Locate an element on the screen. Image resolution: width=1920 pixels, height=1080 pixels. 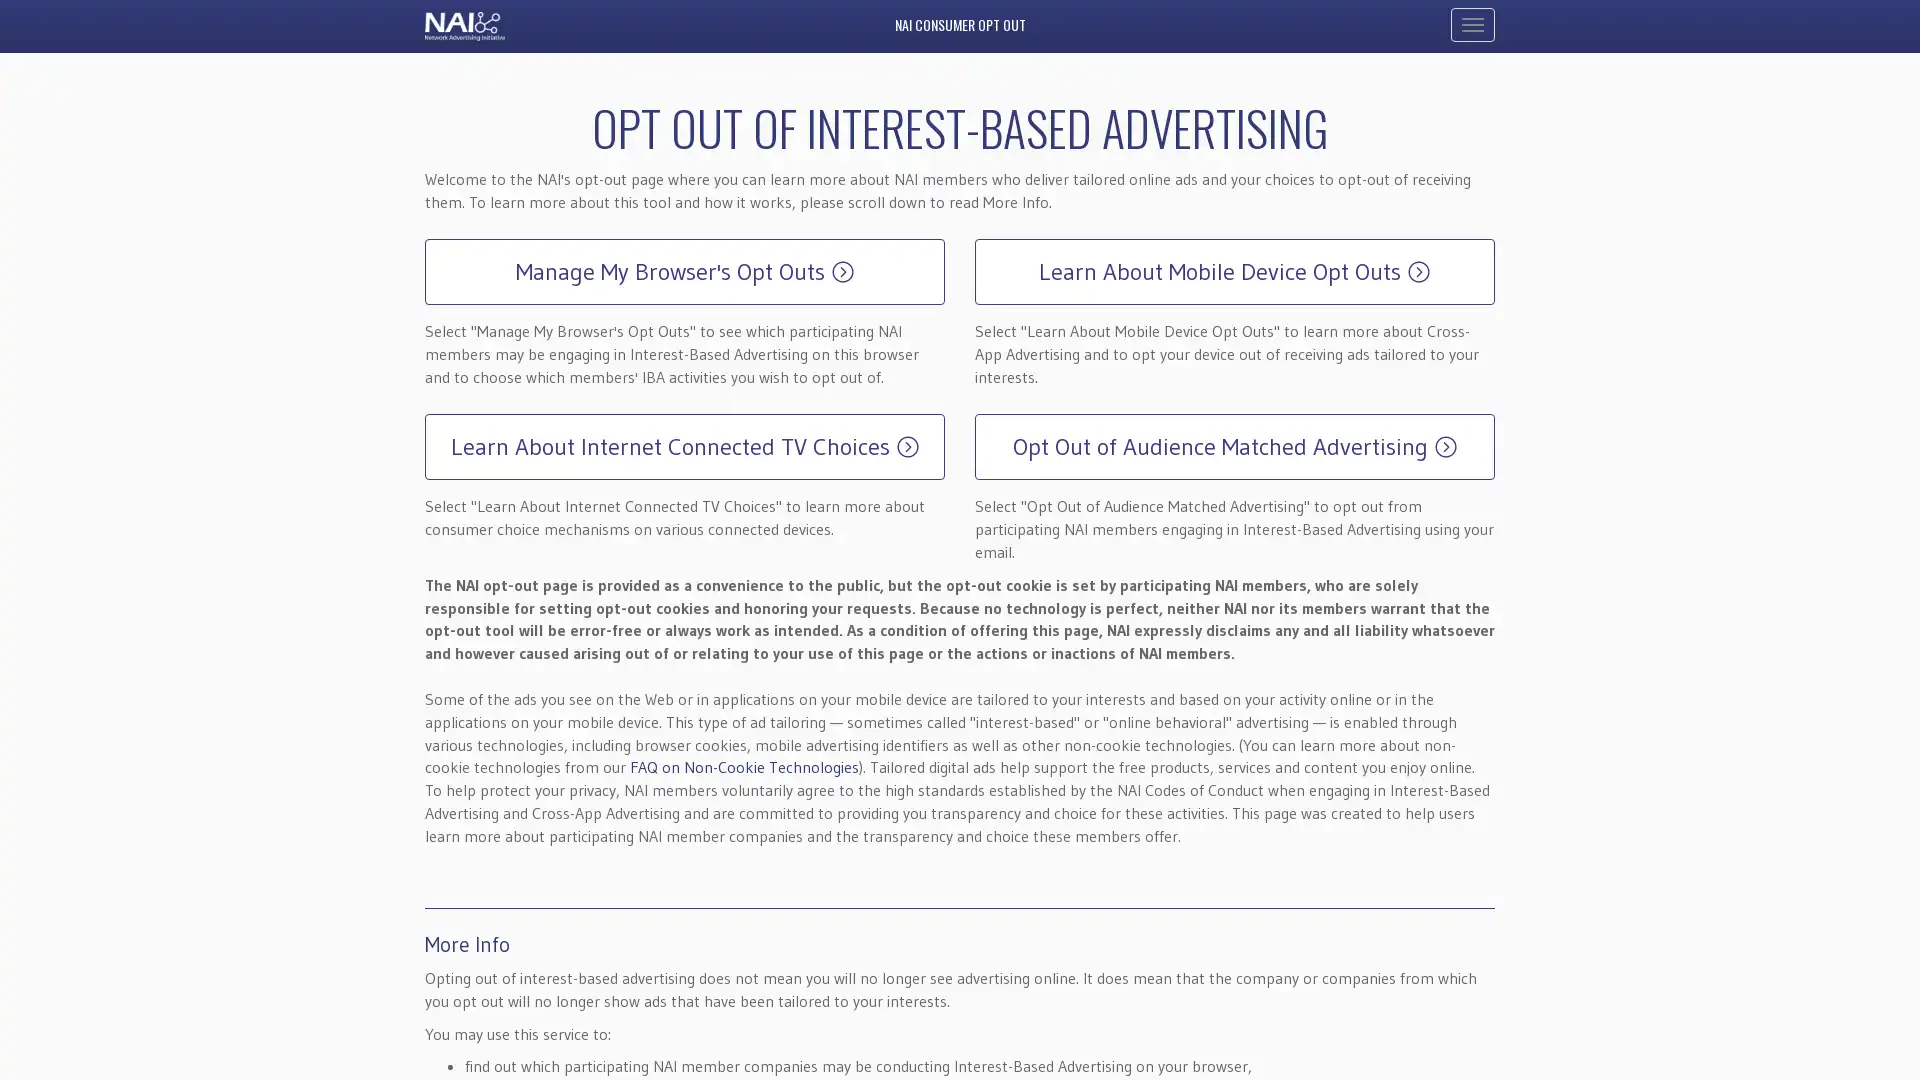
Toggle navigation is located at coordinates (1473, 24).